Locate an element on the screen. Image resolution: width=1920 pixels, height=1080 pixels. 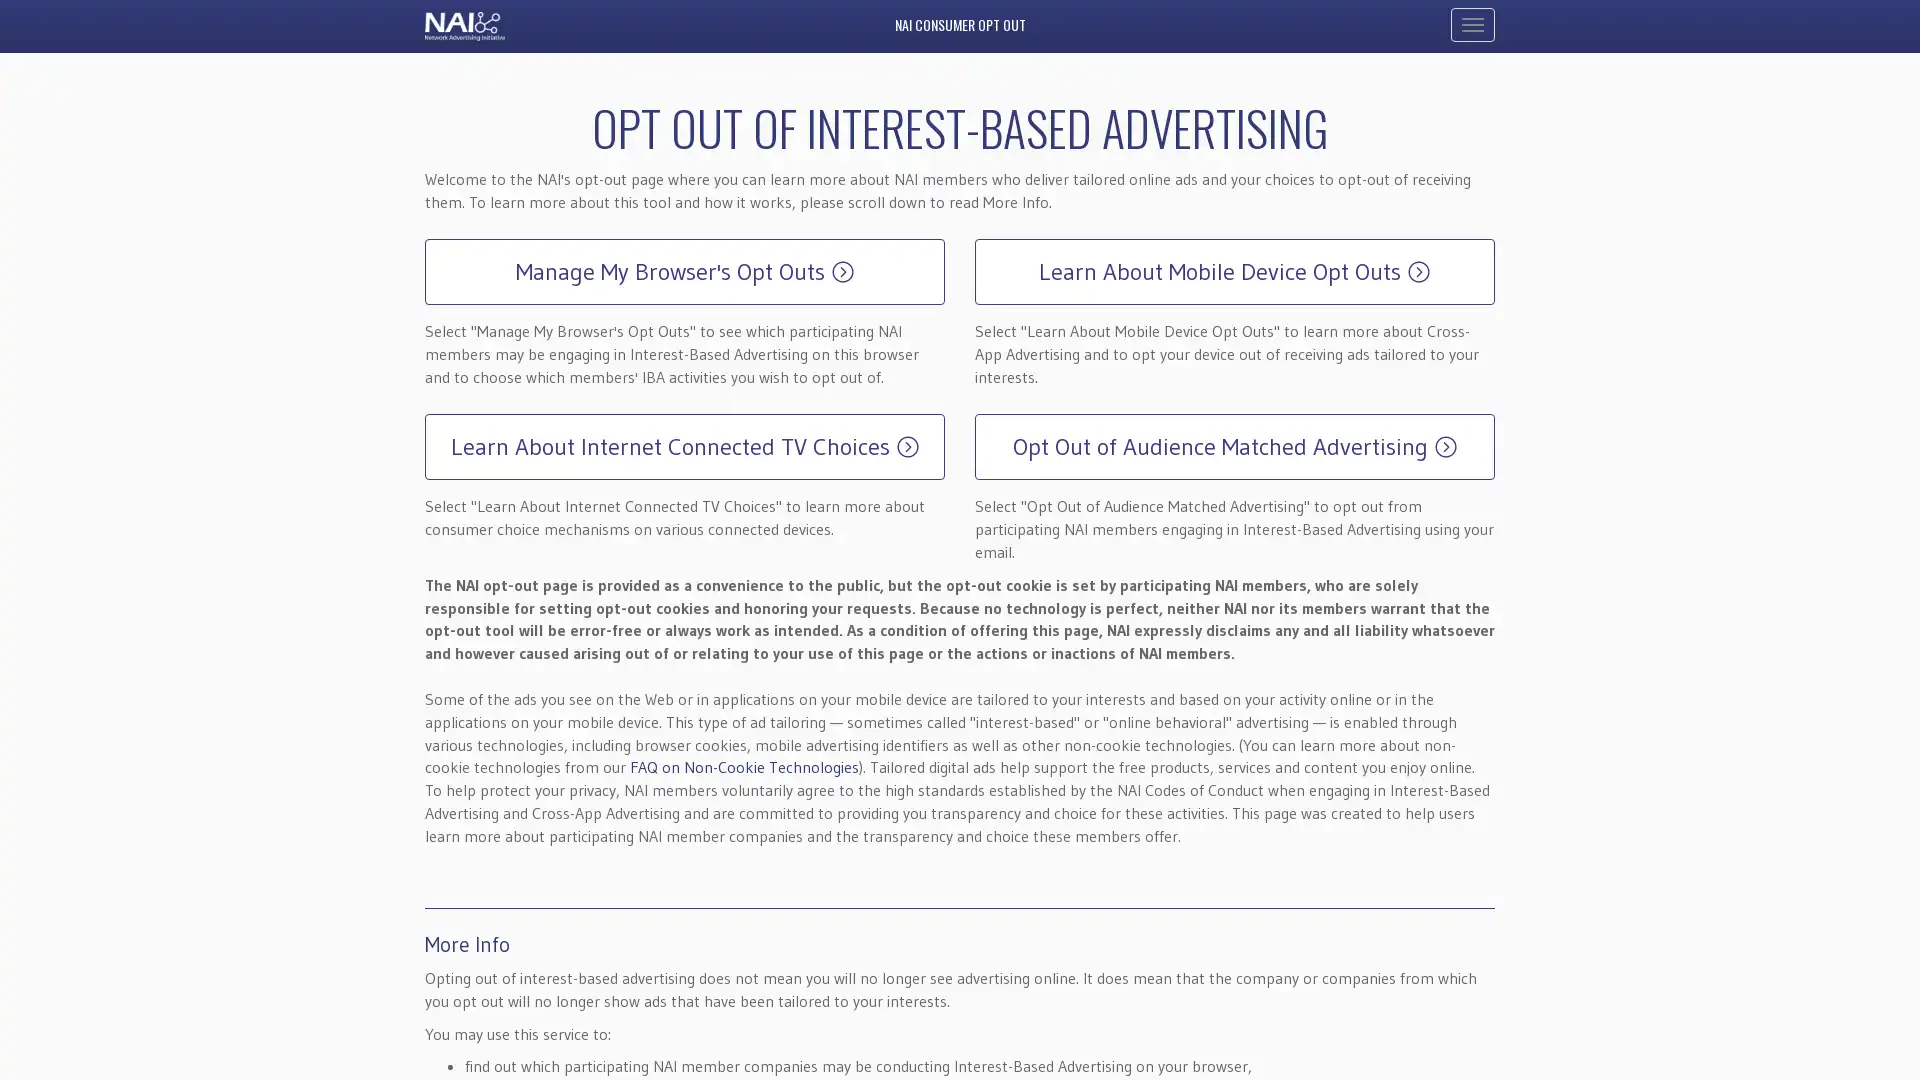
Toggle navigation is located at coordinates (1473, 24).